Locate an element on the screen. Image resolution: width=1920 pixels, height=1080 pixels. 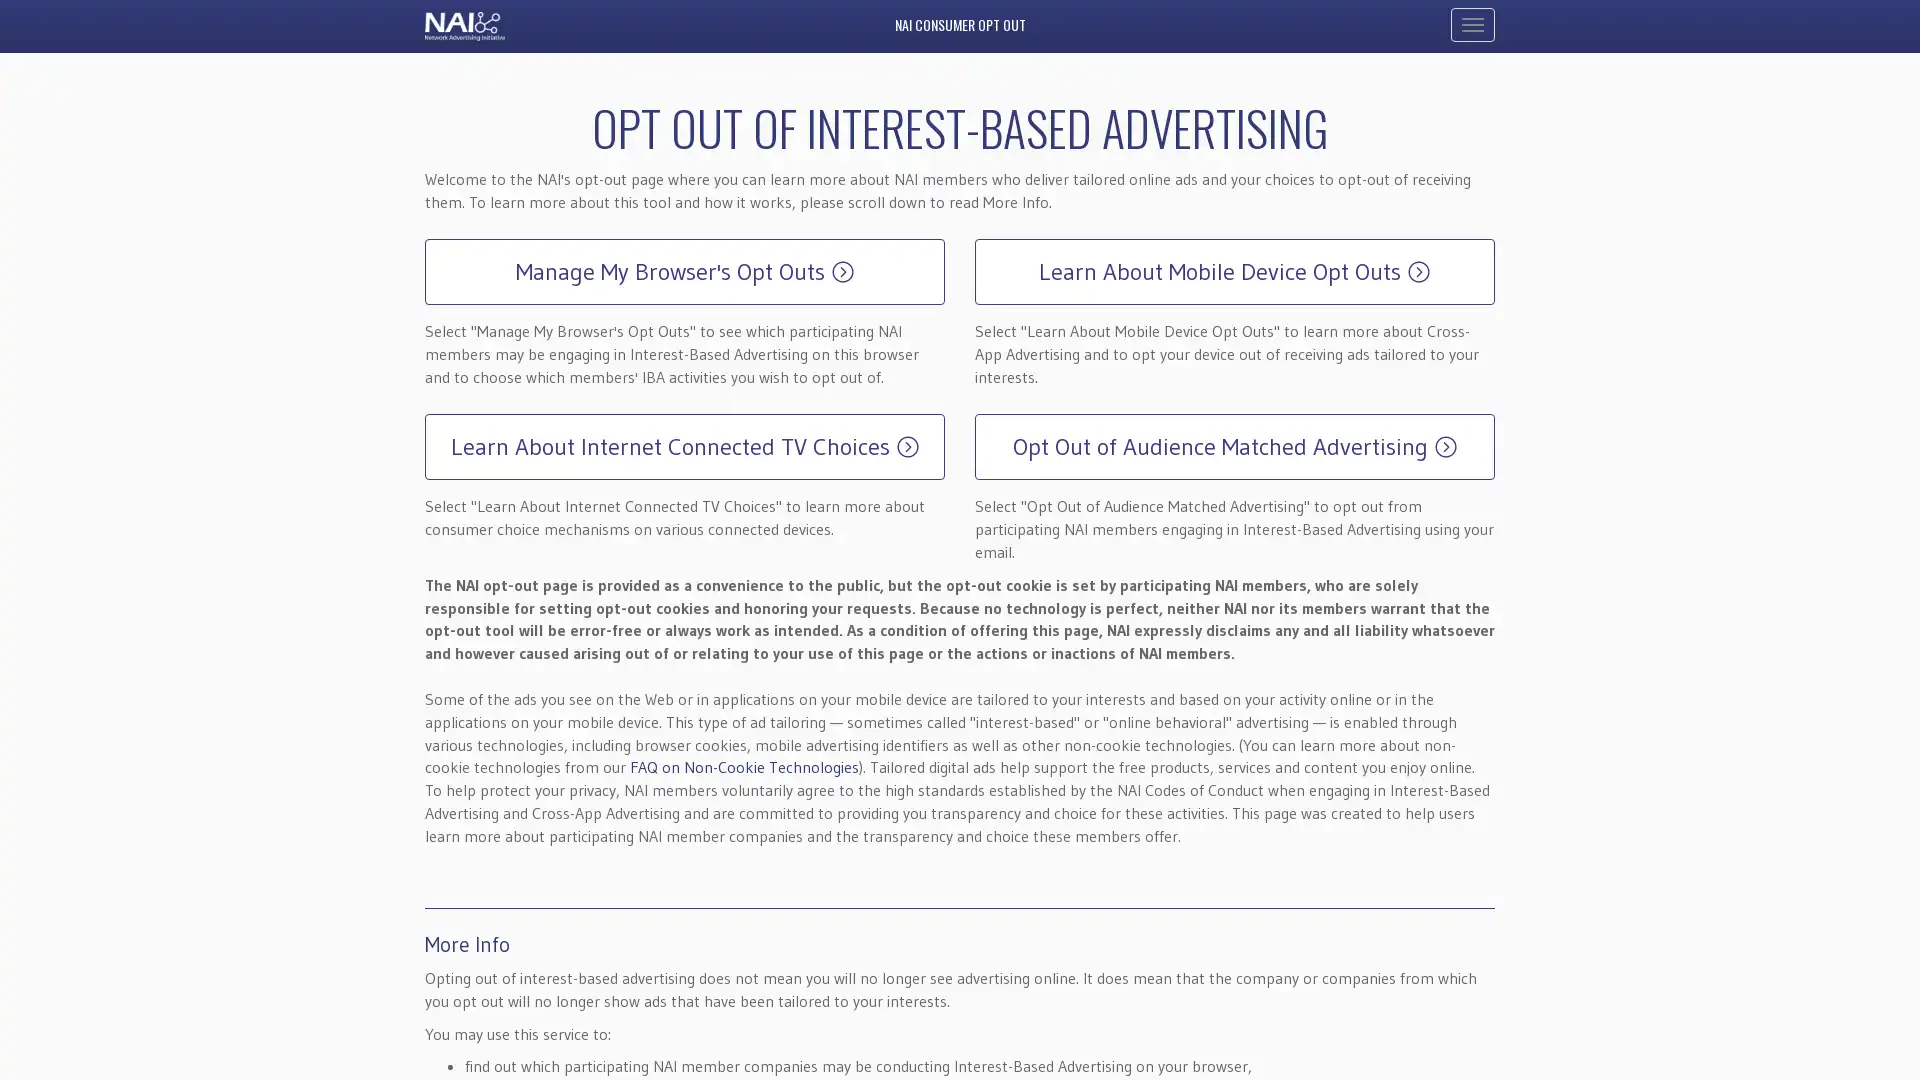
Toggle navigation is located at coordinates (1473, 24).